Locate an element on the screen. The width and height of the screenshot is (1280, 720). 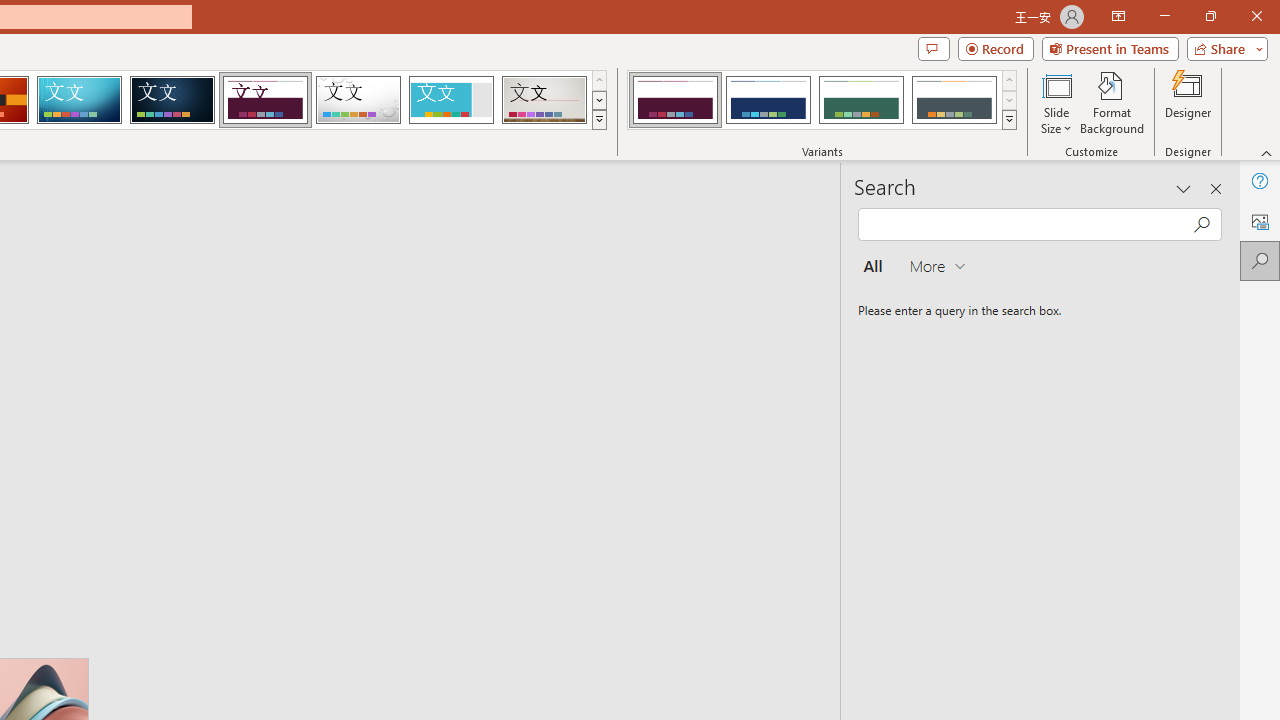
'Dividend Variant 2' is located at coordinates (767, 100).